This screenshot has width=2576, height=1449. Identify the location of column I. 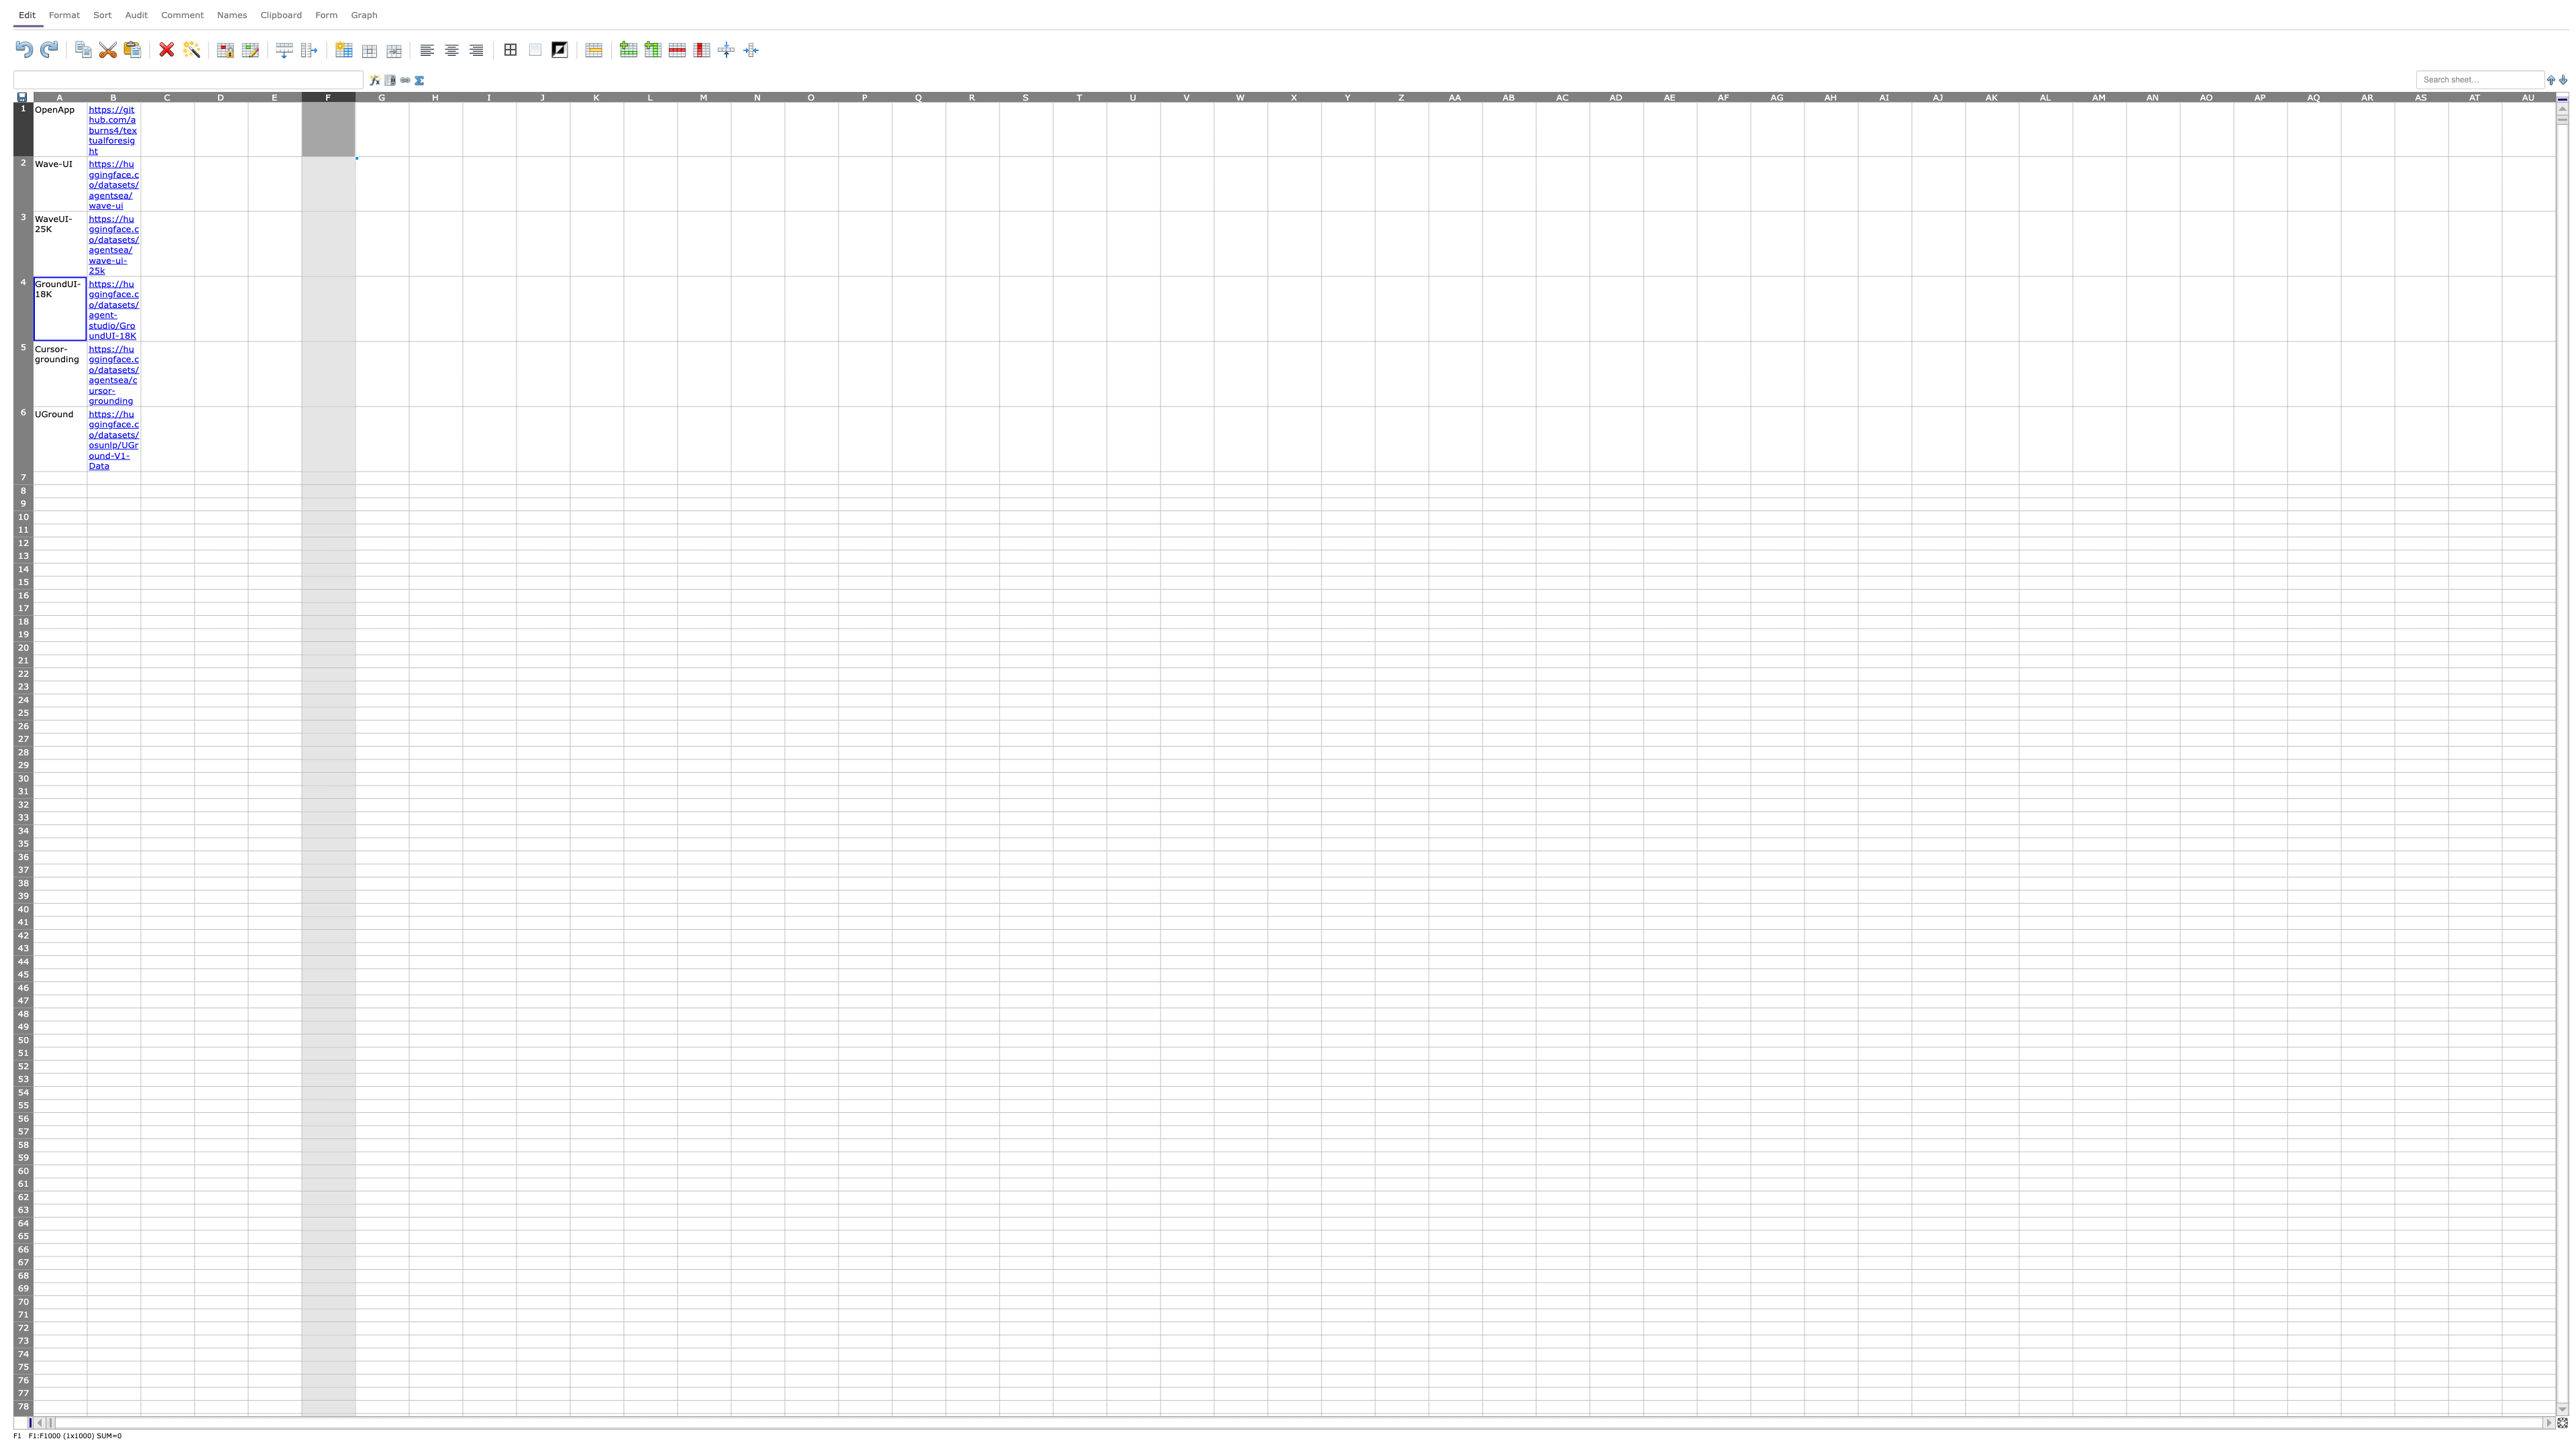
(488, 95).